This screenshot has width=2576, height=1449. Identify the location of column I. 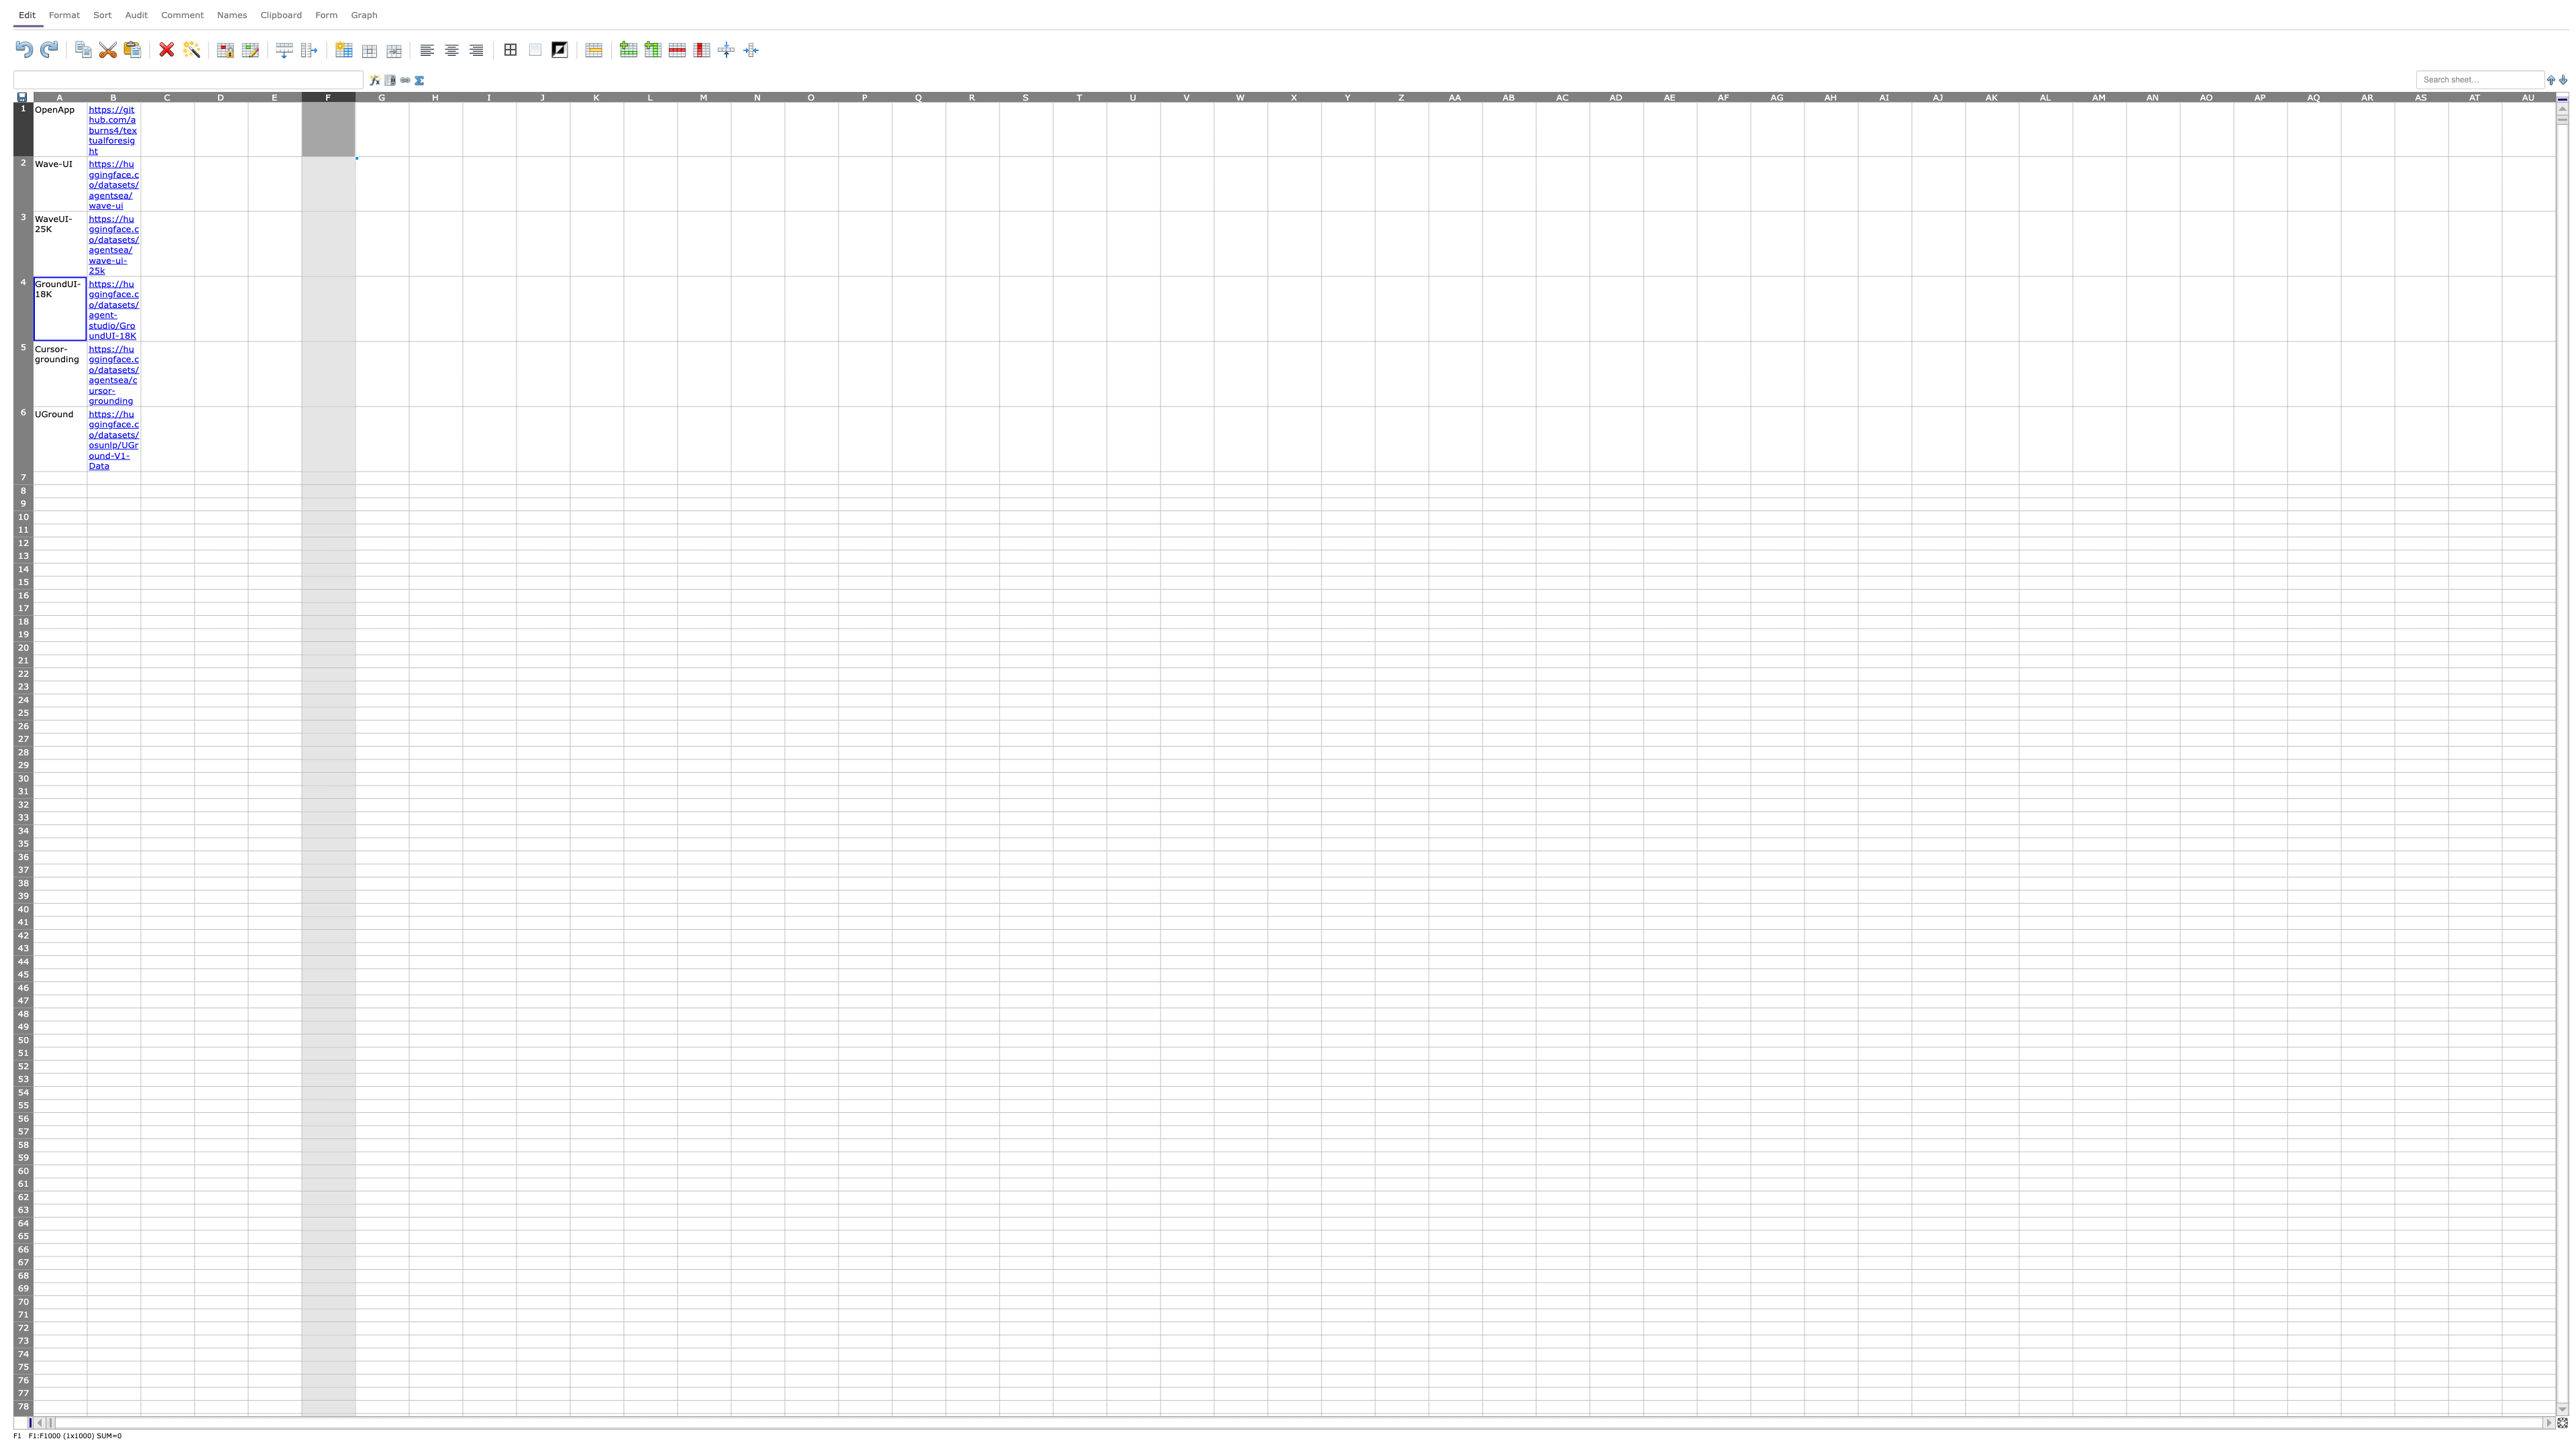
(488, 95).